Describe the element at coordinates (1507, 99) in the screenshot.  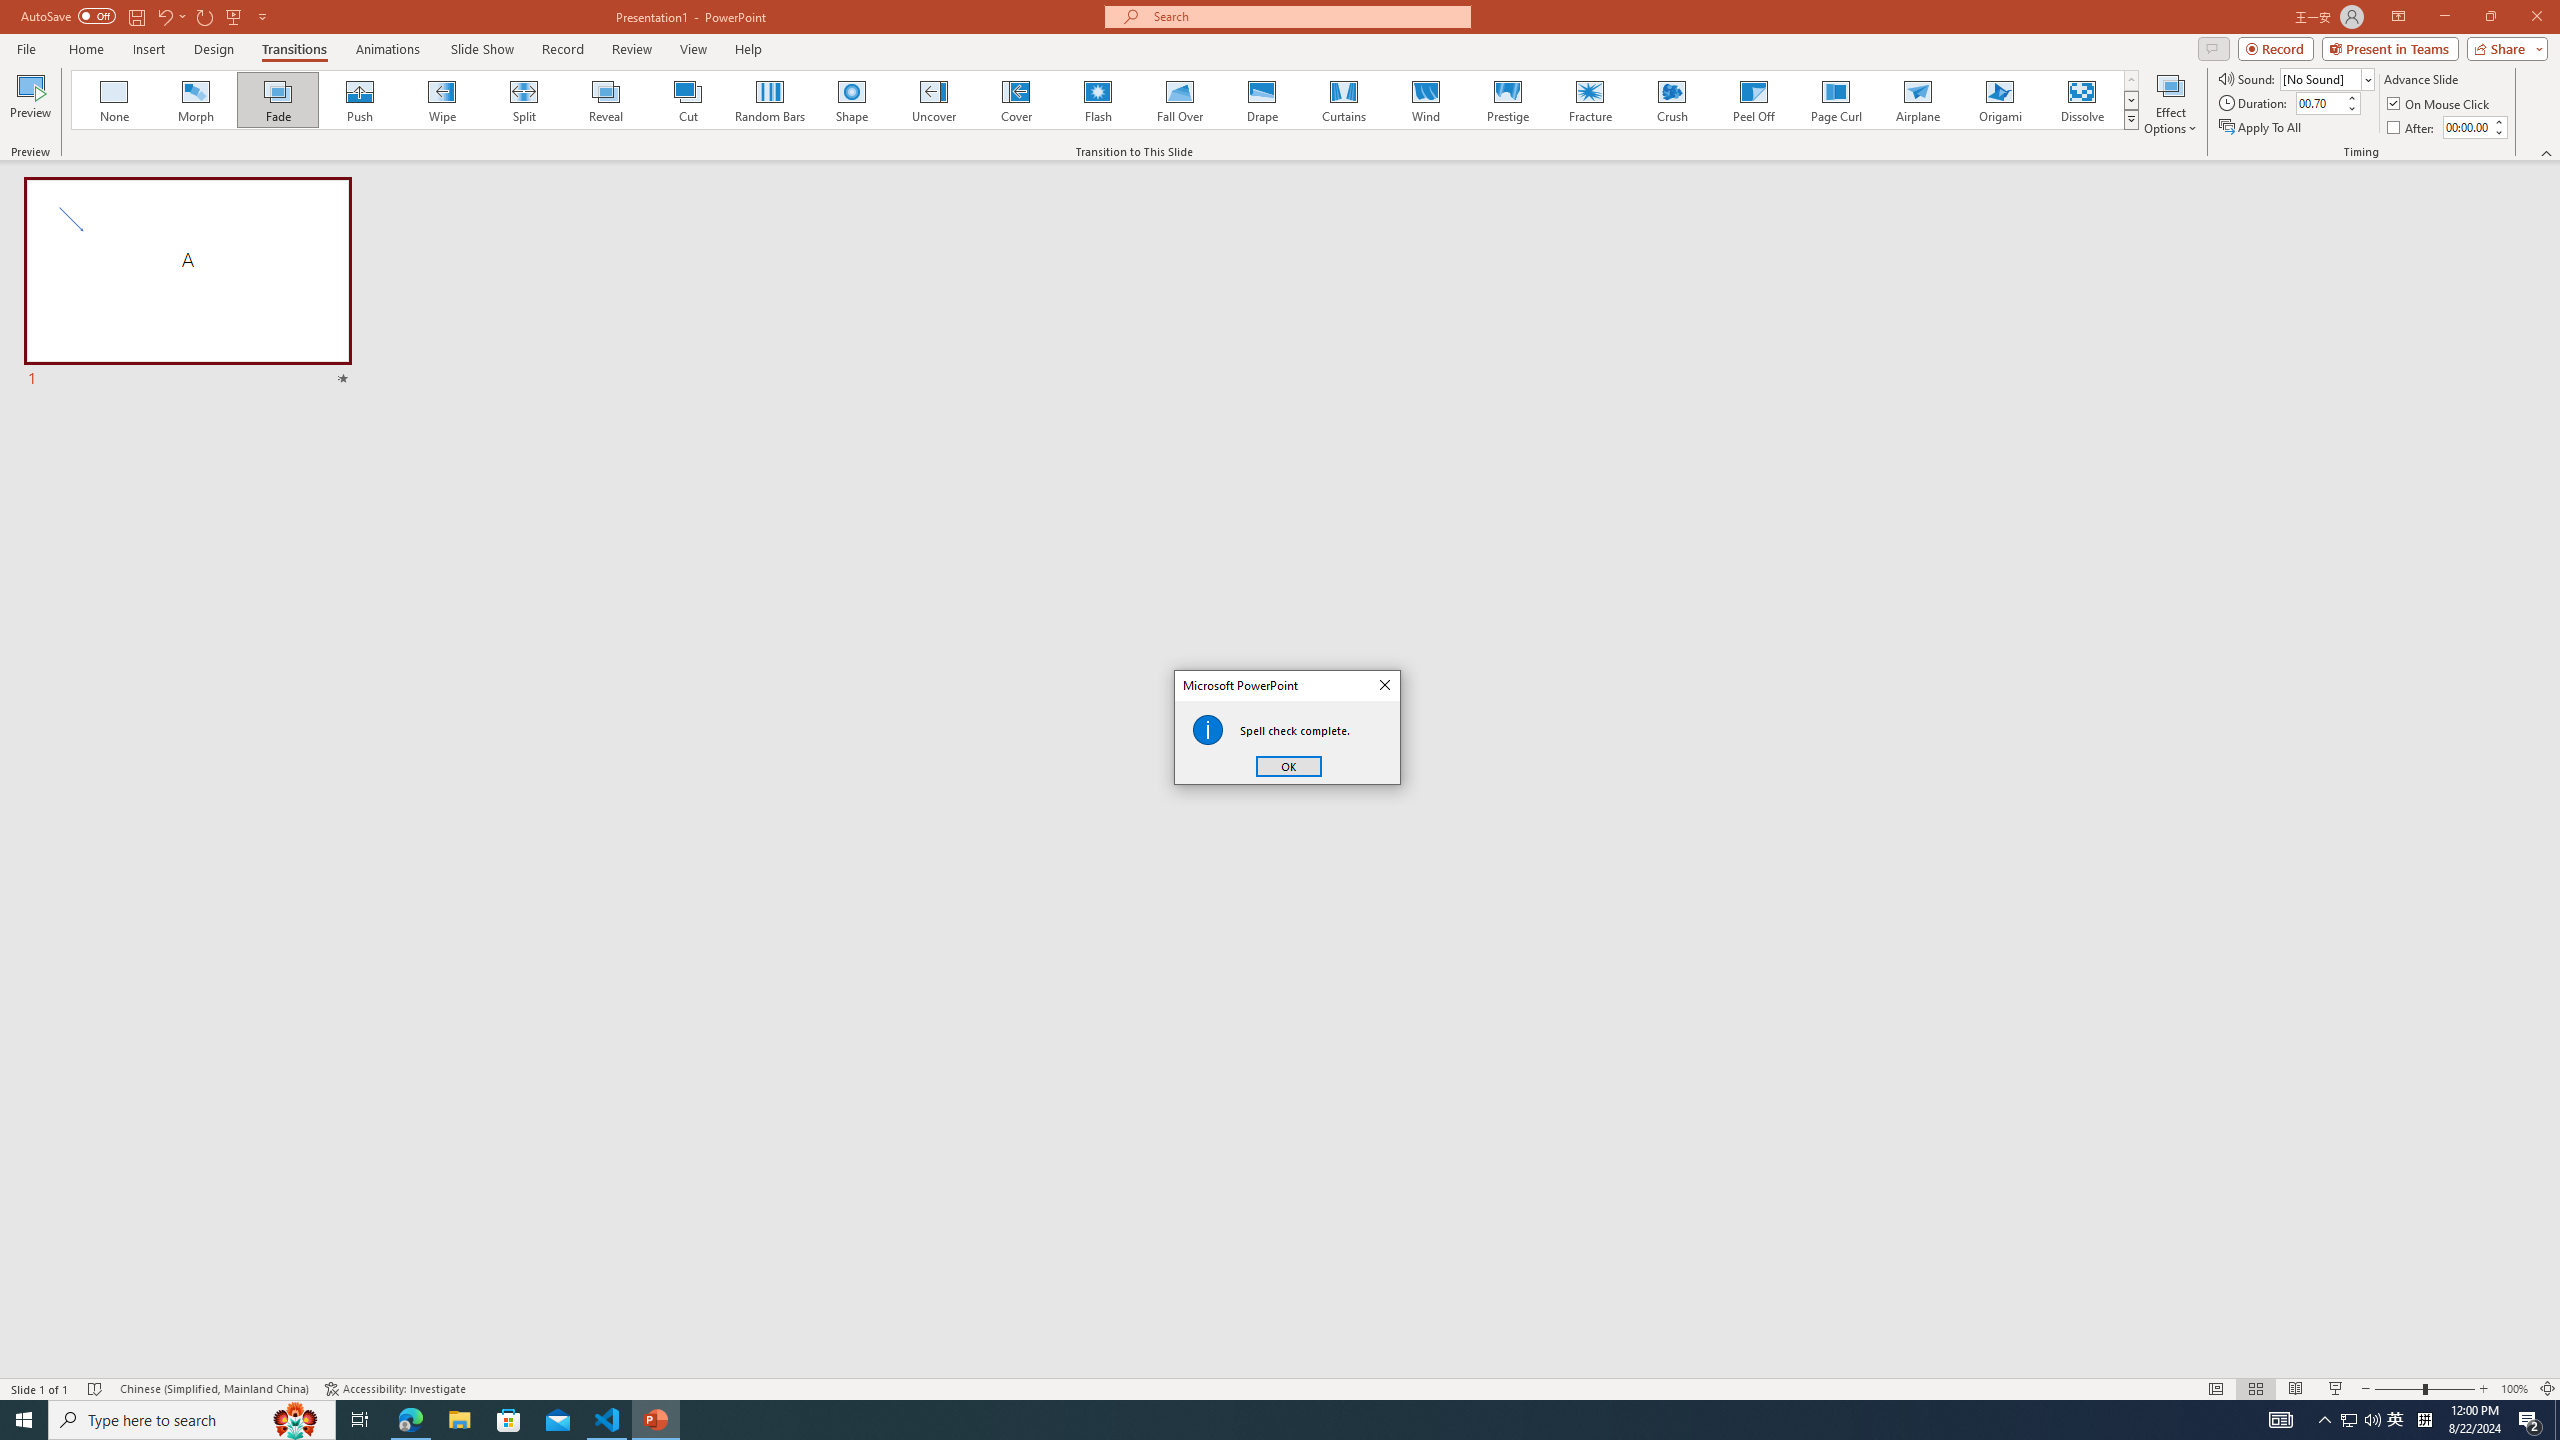
I see `'Prestige'` at that location.